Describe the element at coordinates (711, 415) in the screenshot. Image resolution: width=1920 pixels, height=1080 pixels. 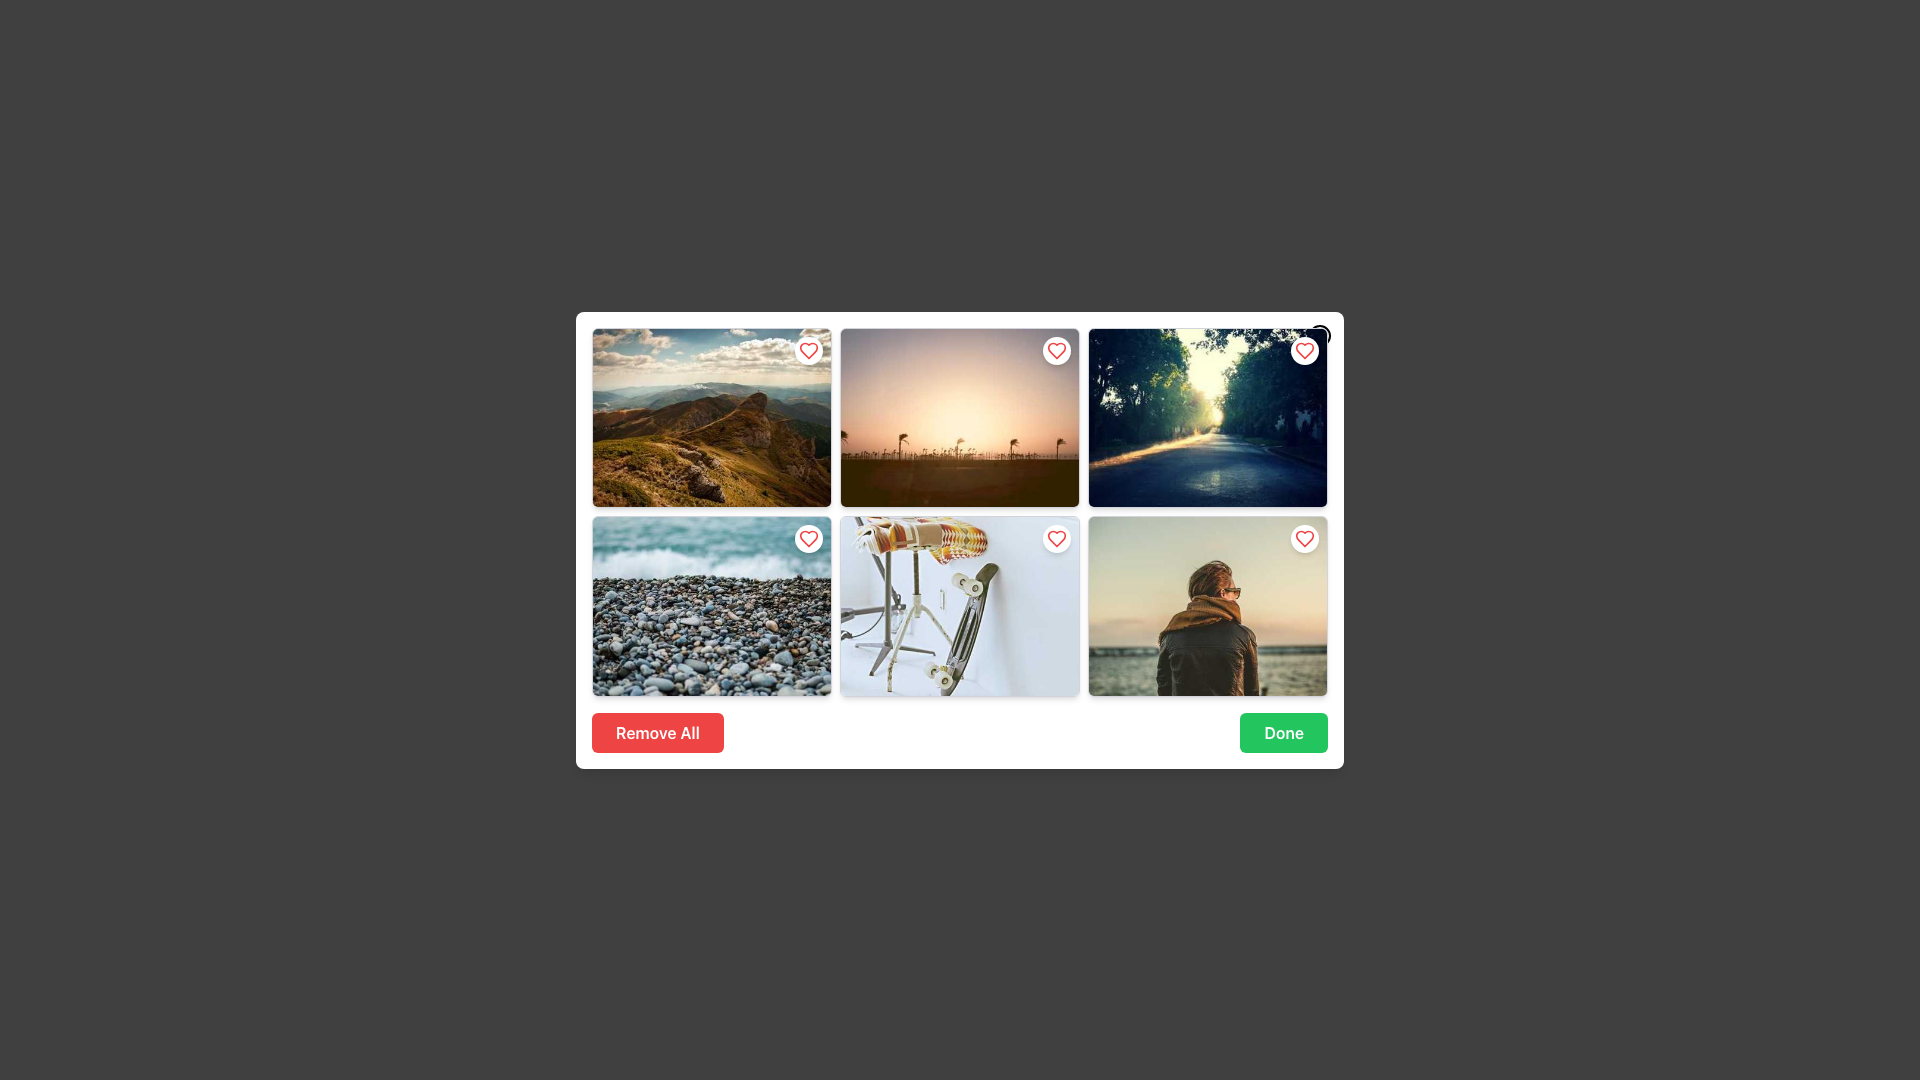
I see `the image thumbnail with an interactive overlay located at the top-left position of the grid` at that location.